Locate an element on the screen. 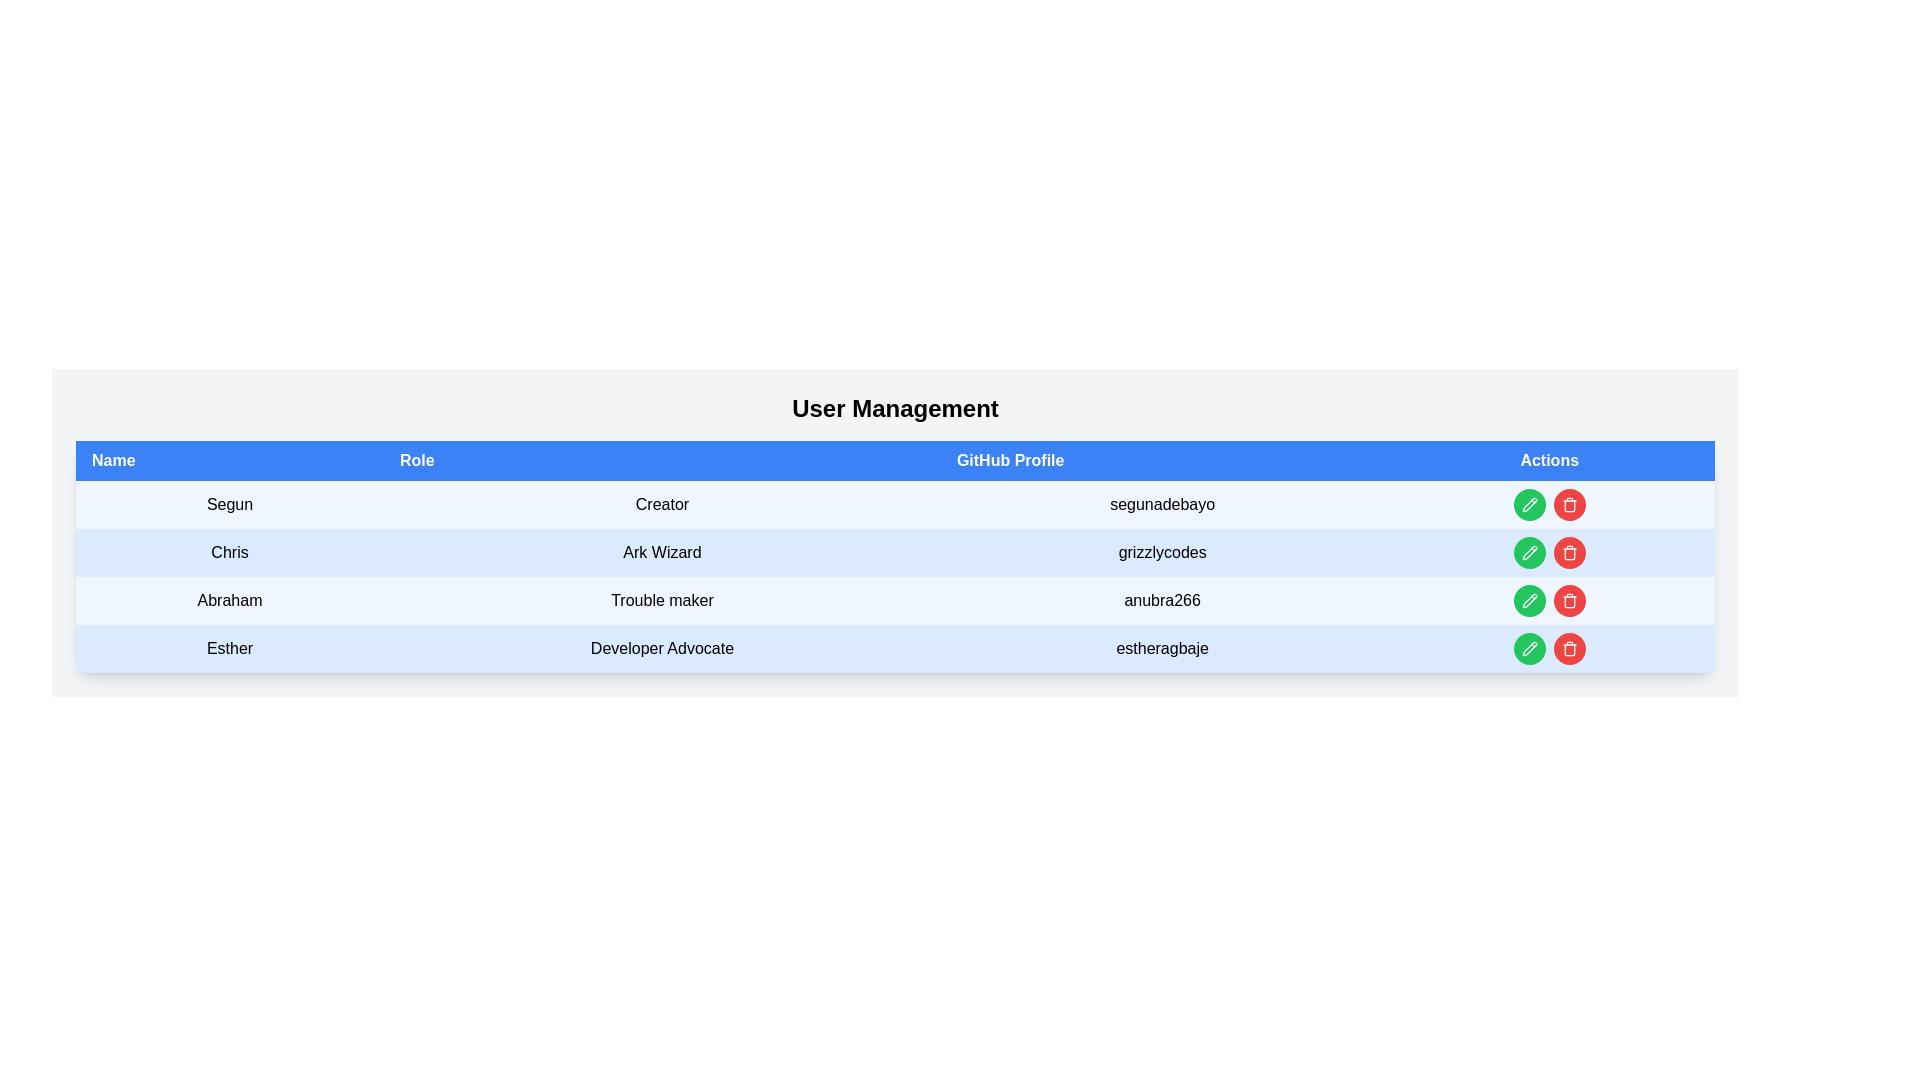  the circular red button with a white trash icon located is located at coordinates (1568, 648).